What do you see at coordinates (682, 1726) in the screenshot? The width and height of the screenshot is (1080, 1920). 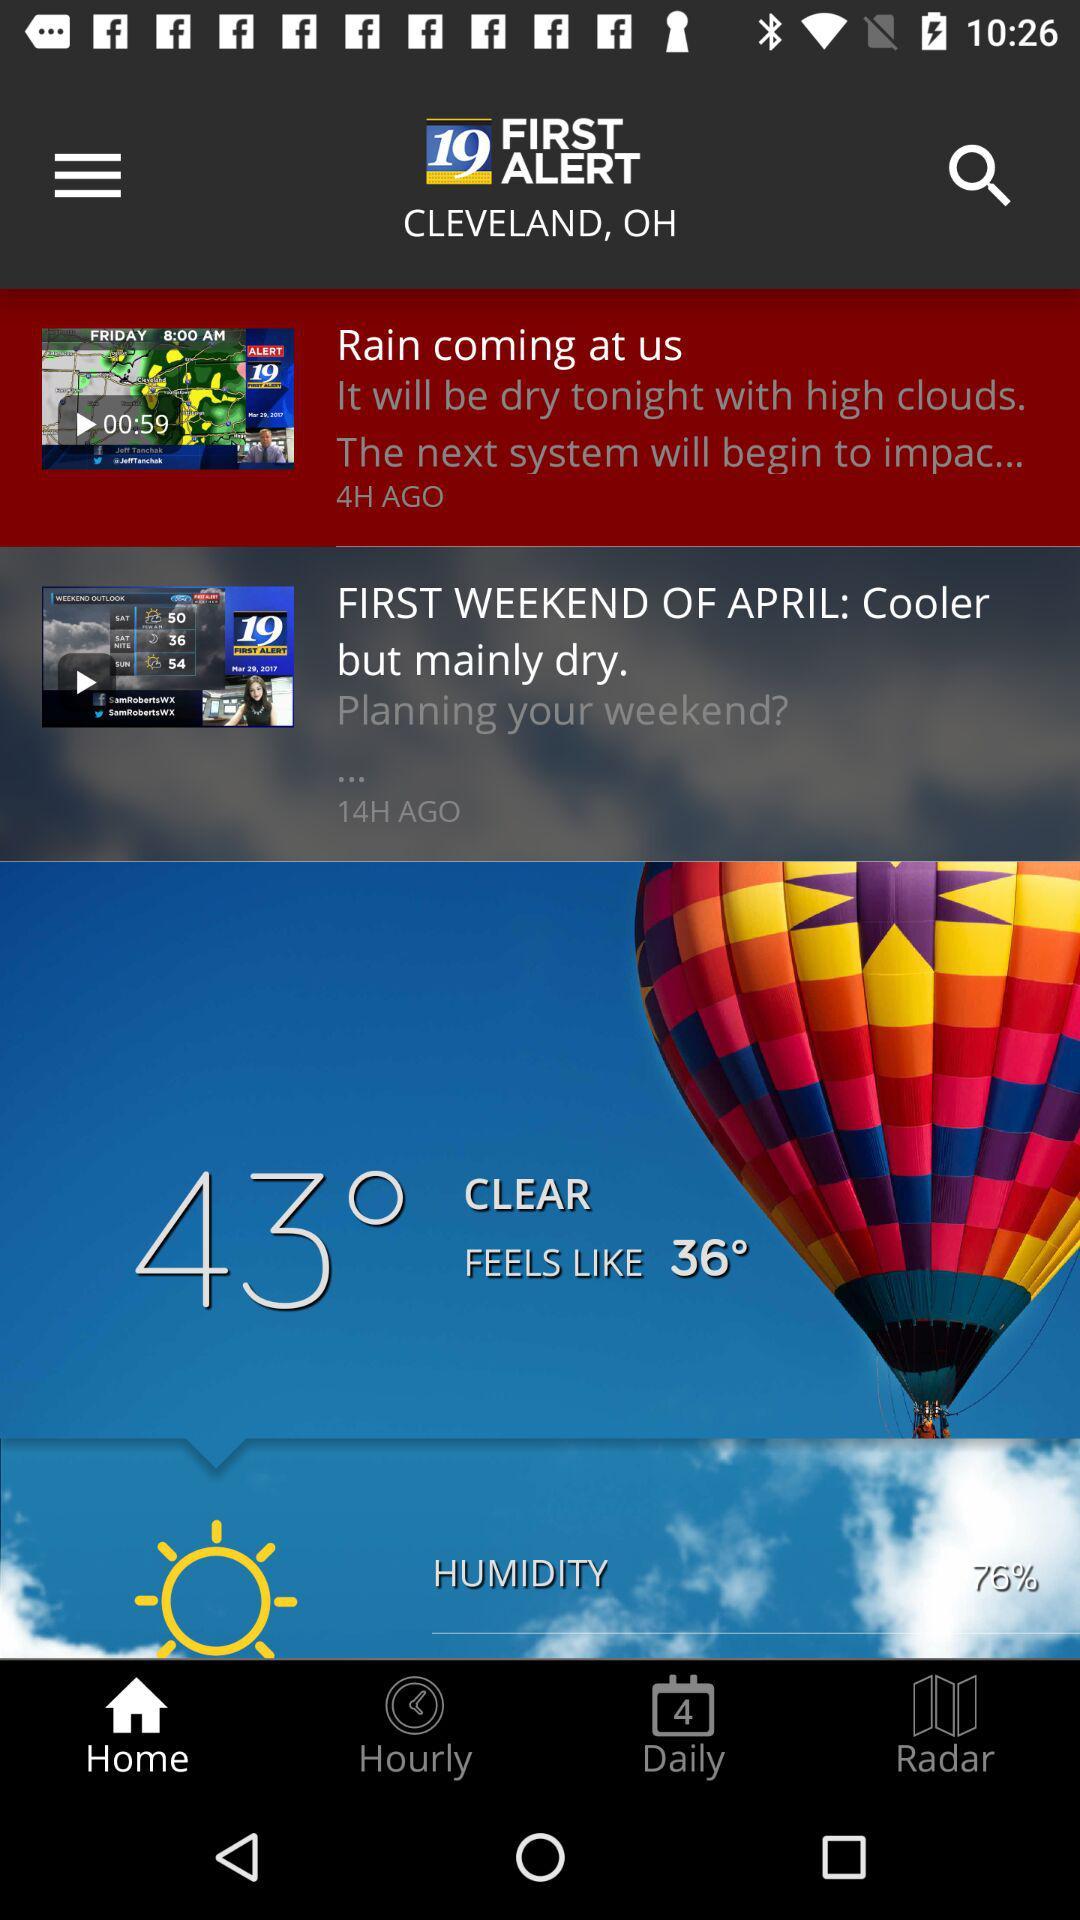 I see `the radio button next to the radar icon` at bounding box center [682, 1726].